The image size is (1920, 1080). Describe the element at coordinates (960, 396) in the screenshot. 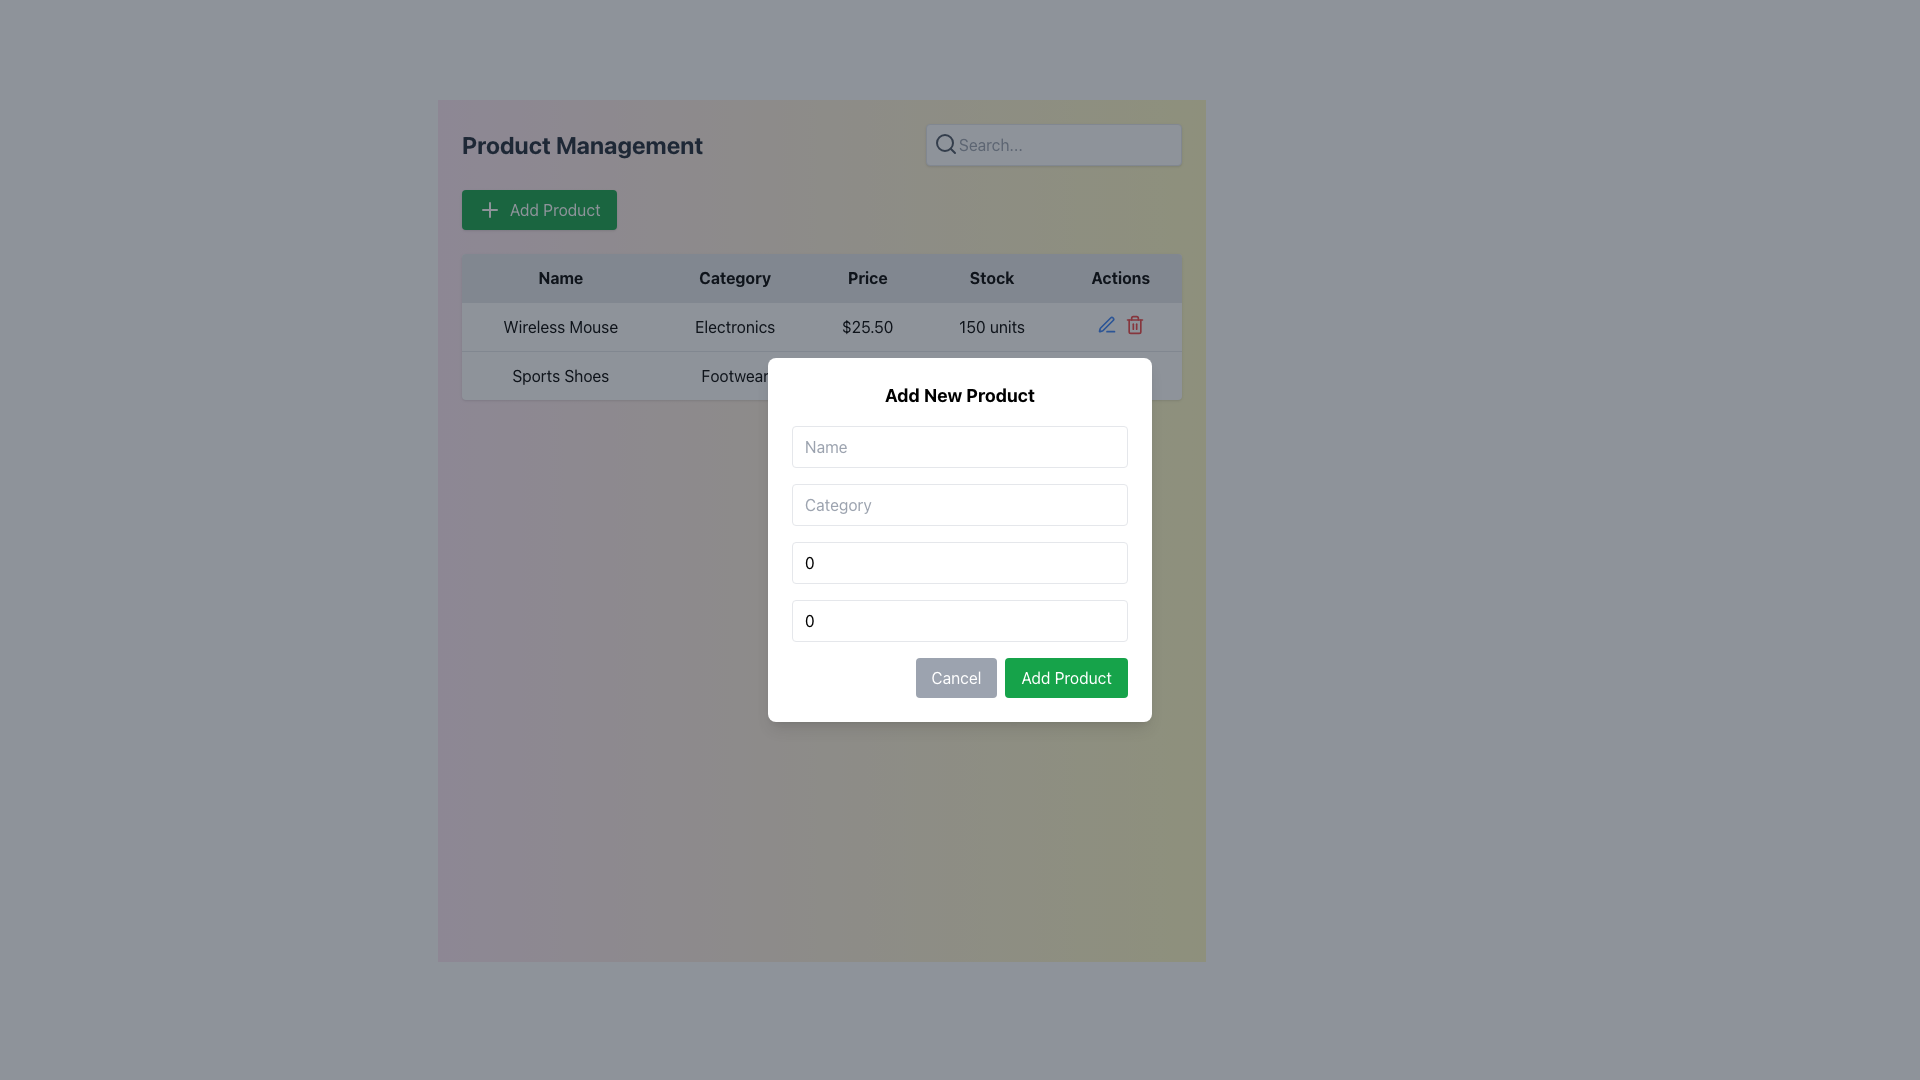

I see `the Text Header that indicates the purpose of the modal for adding a new product, located at the top of the modal card` at that location.